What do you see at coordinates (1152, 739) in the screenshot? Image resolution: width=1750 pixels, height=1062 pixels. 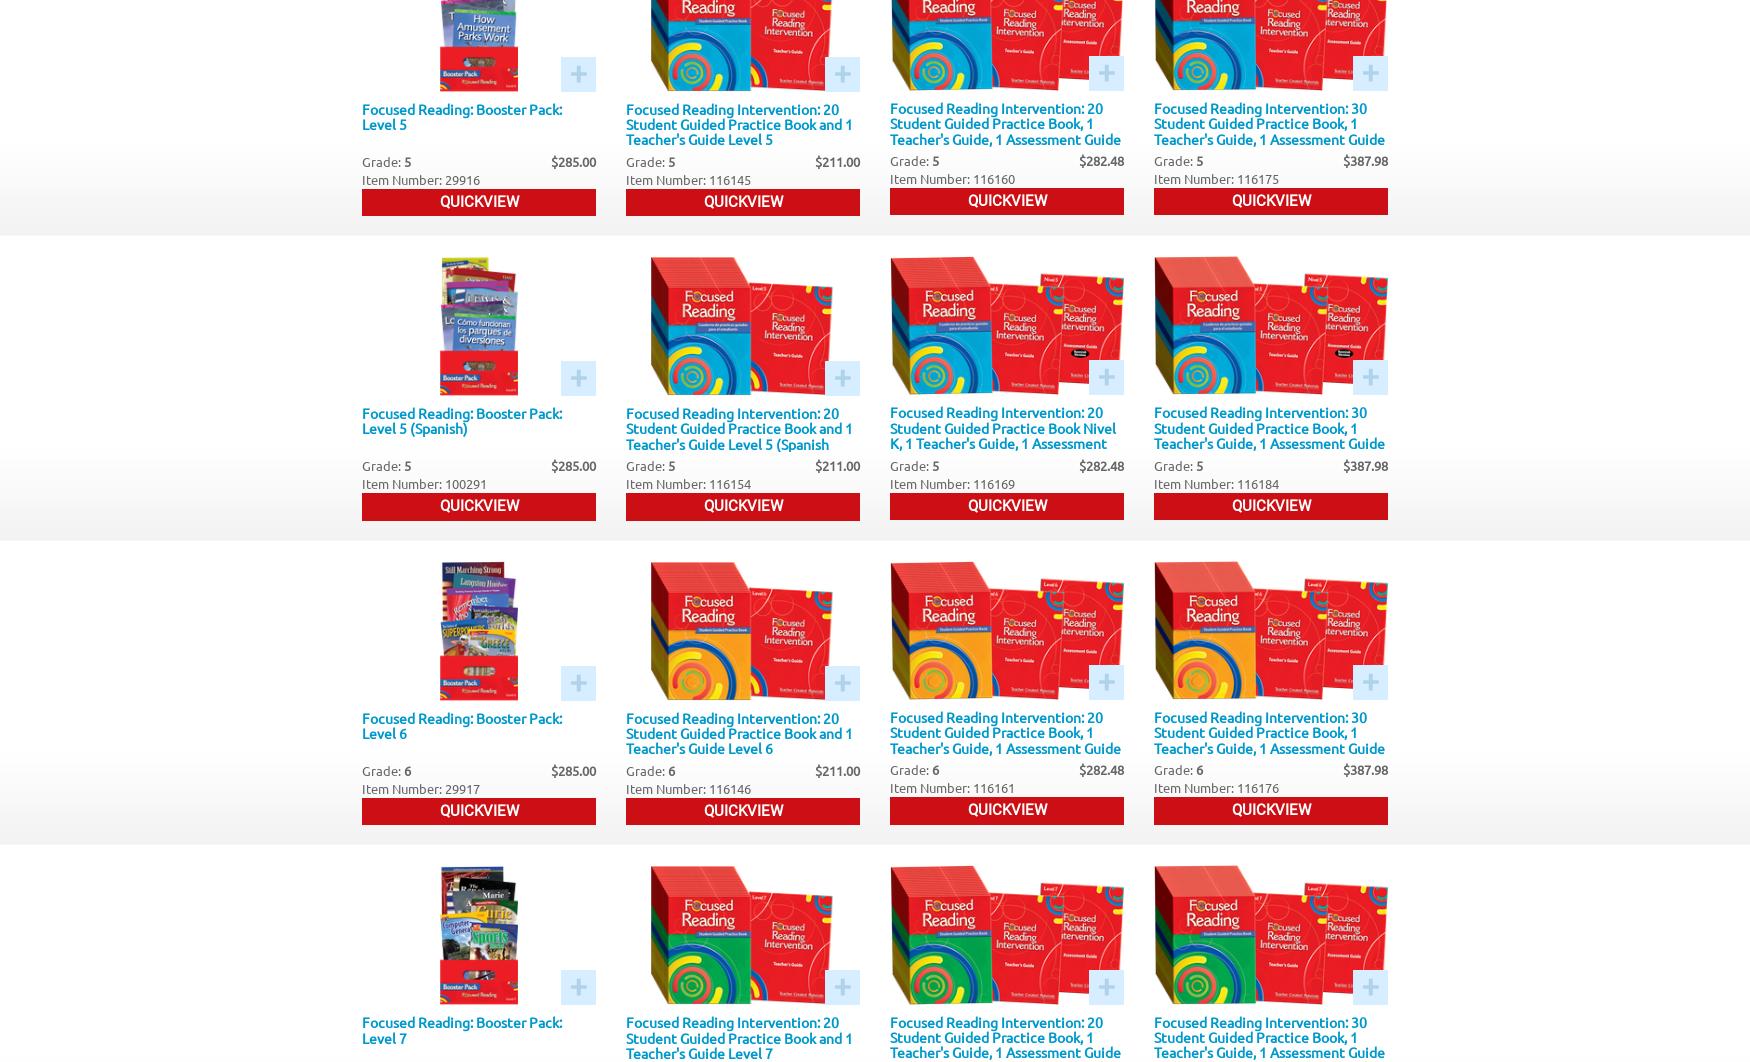 I see `'Focused Reading Intervention: 30 Student Guided Practice Book, 1 Teacher's Guide, 1 Assessment Guide Level 6'` at bounding box center [1152, 739].